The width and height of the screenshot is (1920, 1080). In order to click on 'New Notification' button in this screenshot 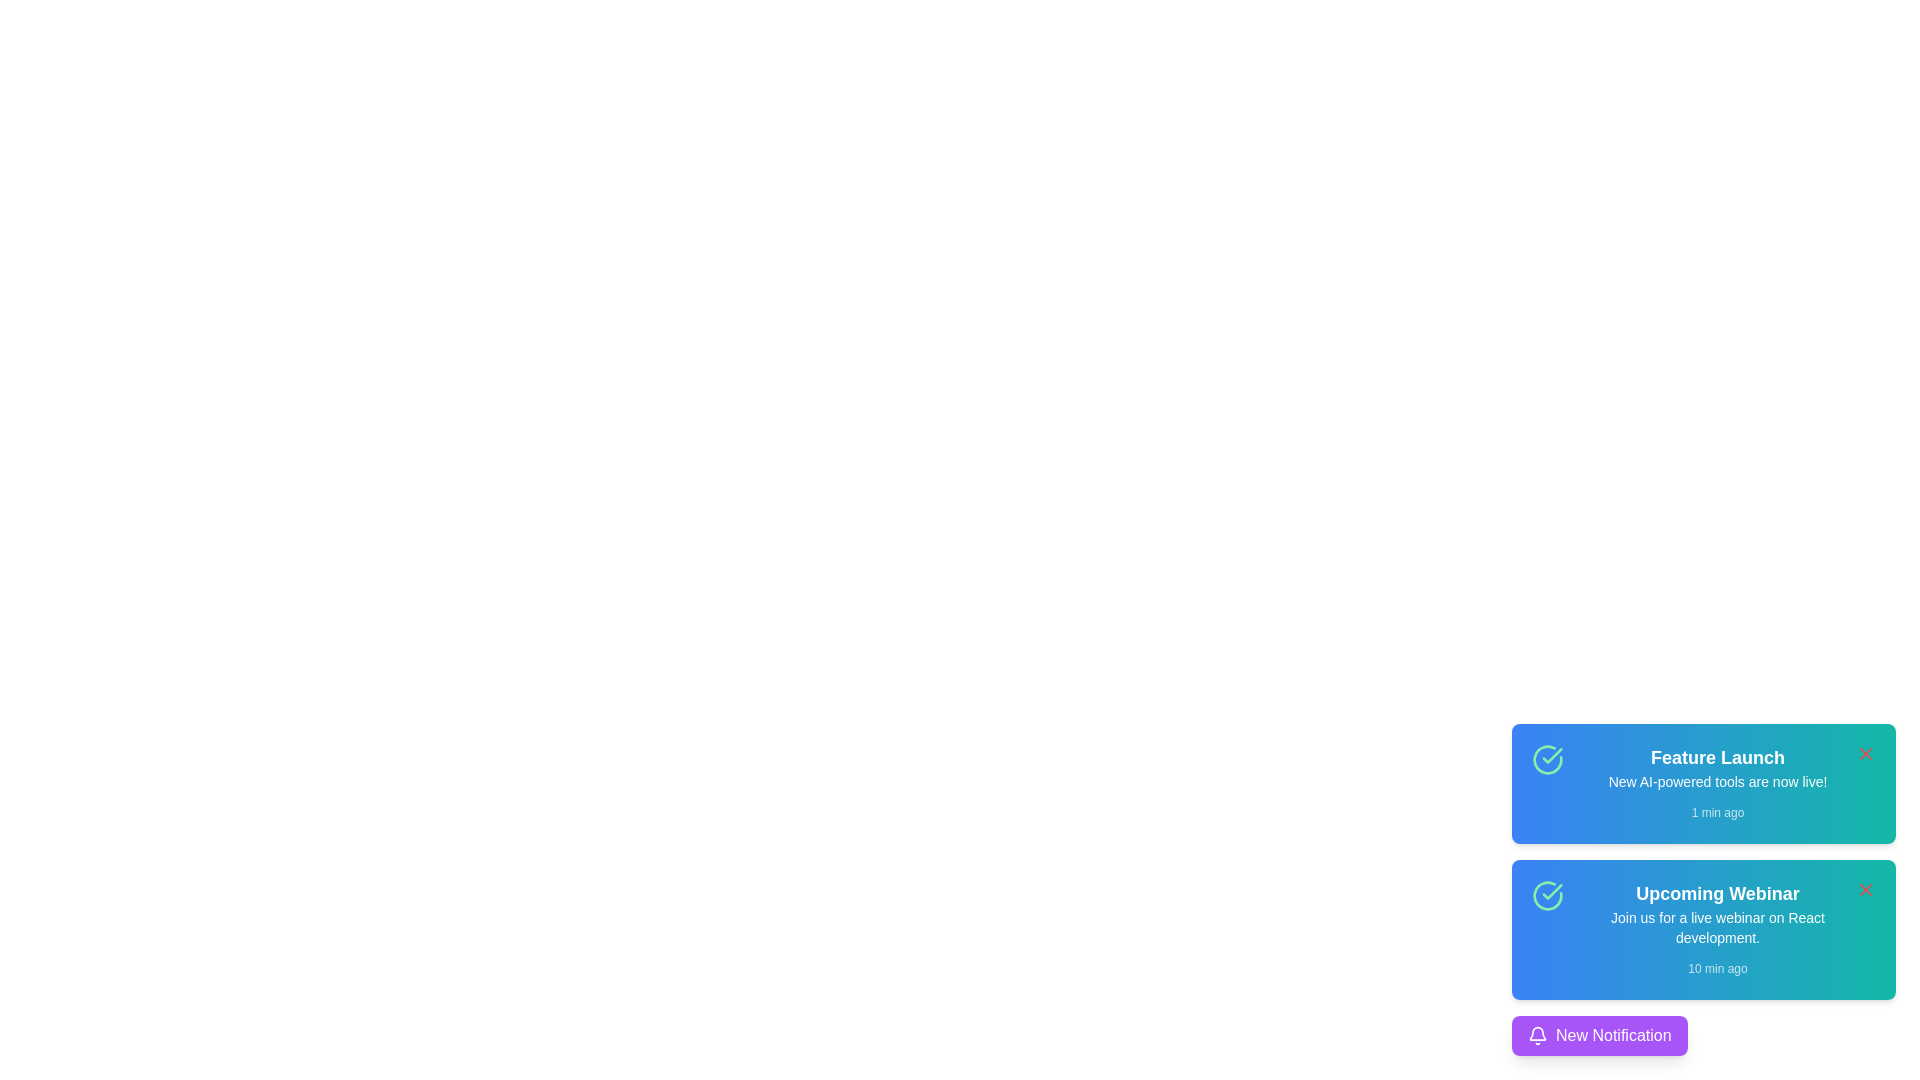, I will do `click(1598, 1035)`.